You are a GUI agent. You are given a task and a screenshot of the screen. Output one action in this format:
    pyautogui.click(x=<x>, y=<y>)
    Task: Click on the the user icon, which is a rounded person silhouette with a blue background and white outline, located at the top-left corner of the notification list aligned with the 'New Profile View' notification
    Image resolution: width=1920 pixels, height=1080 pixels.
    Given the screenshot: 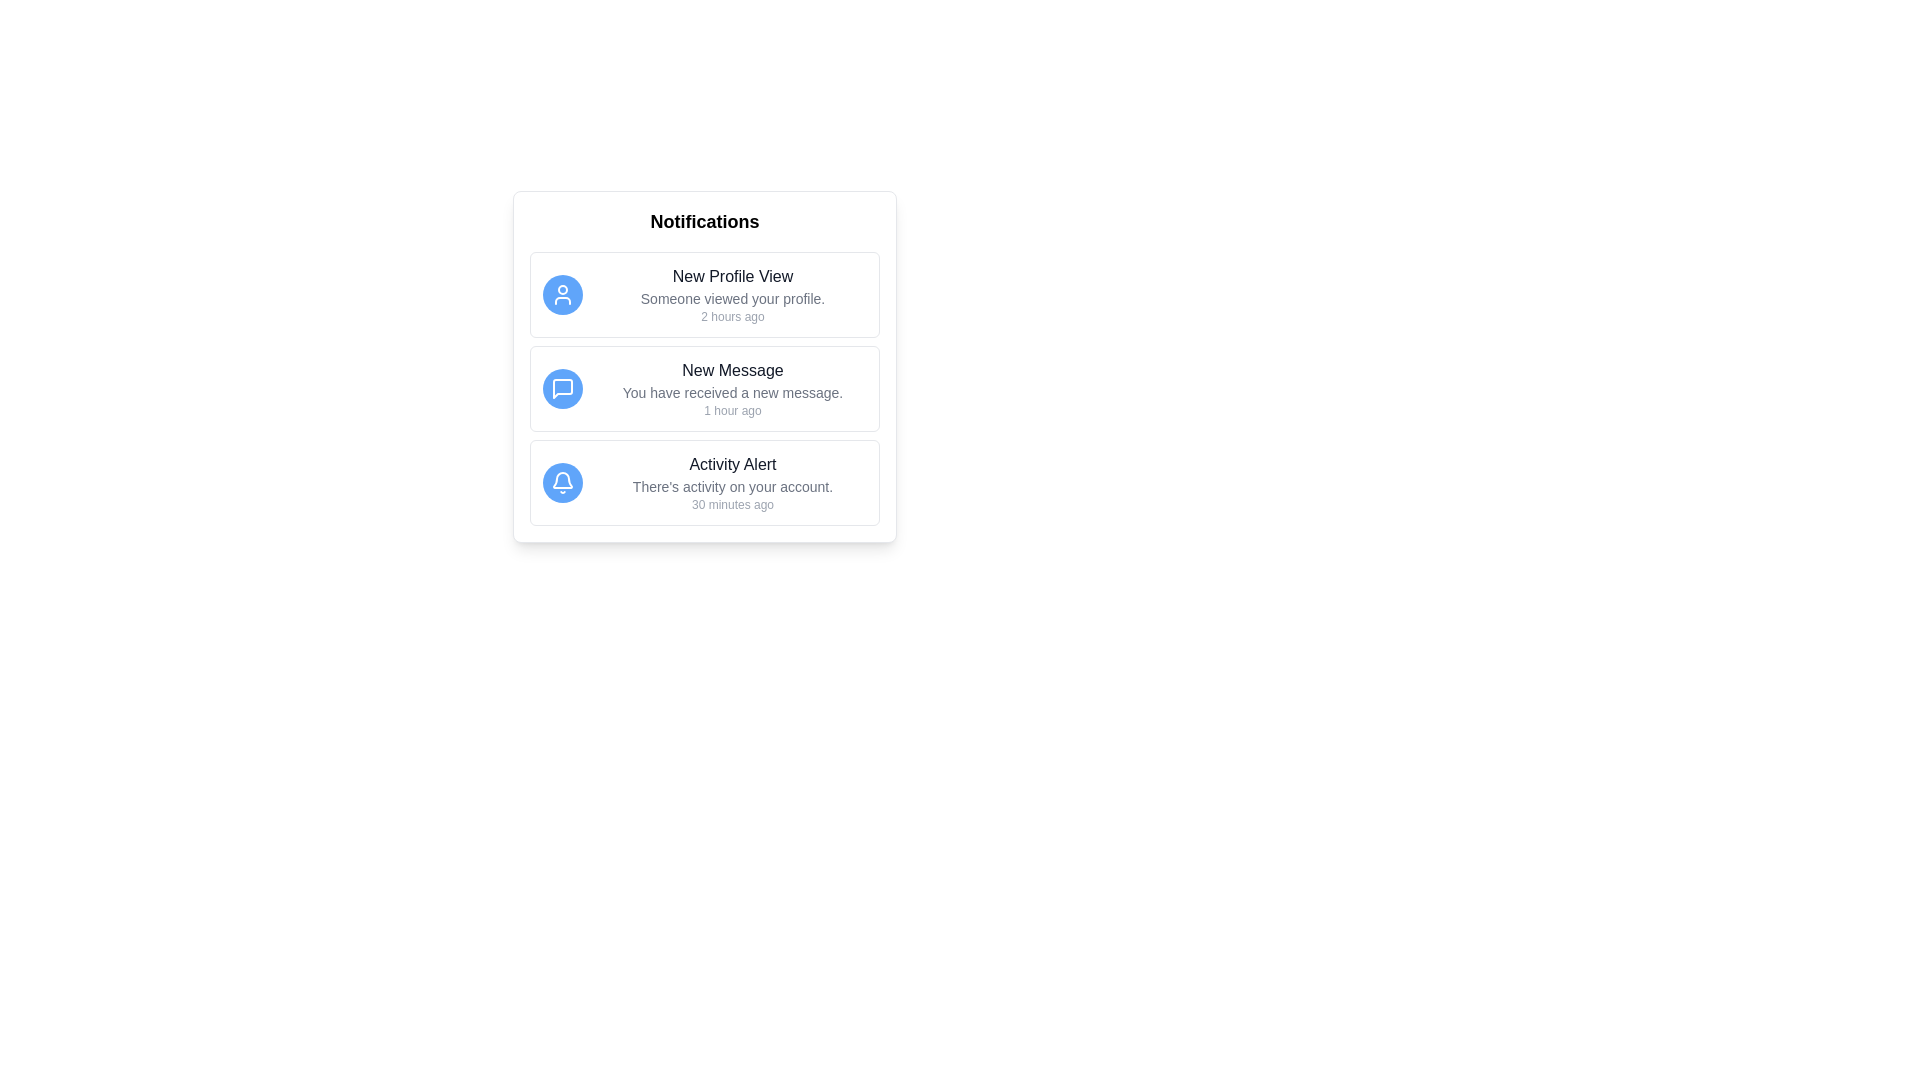 What is the action you would take?
    pyautogui.click(x=561, y=294)
    